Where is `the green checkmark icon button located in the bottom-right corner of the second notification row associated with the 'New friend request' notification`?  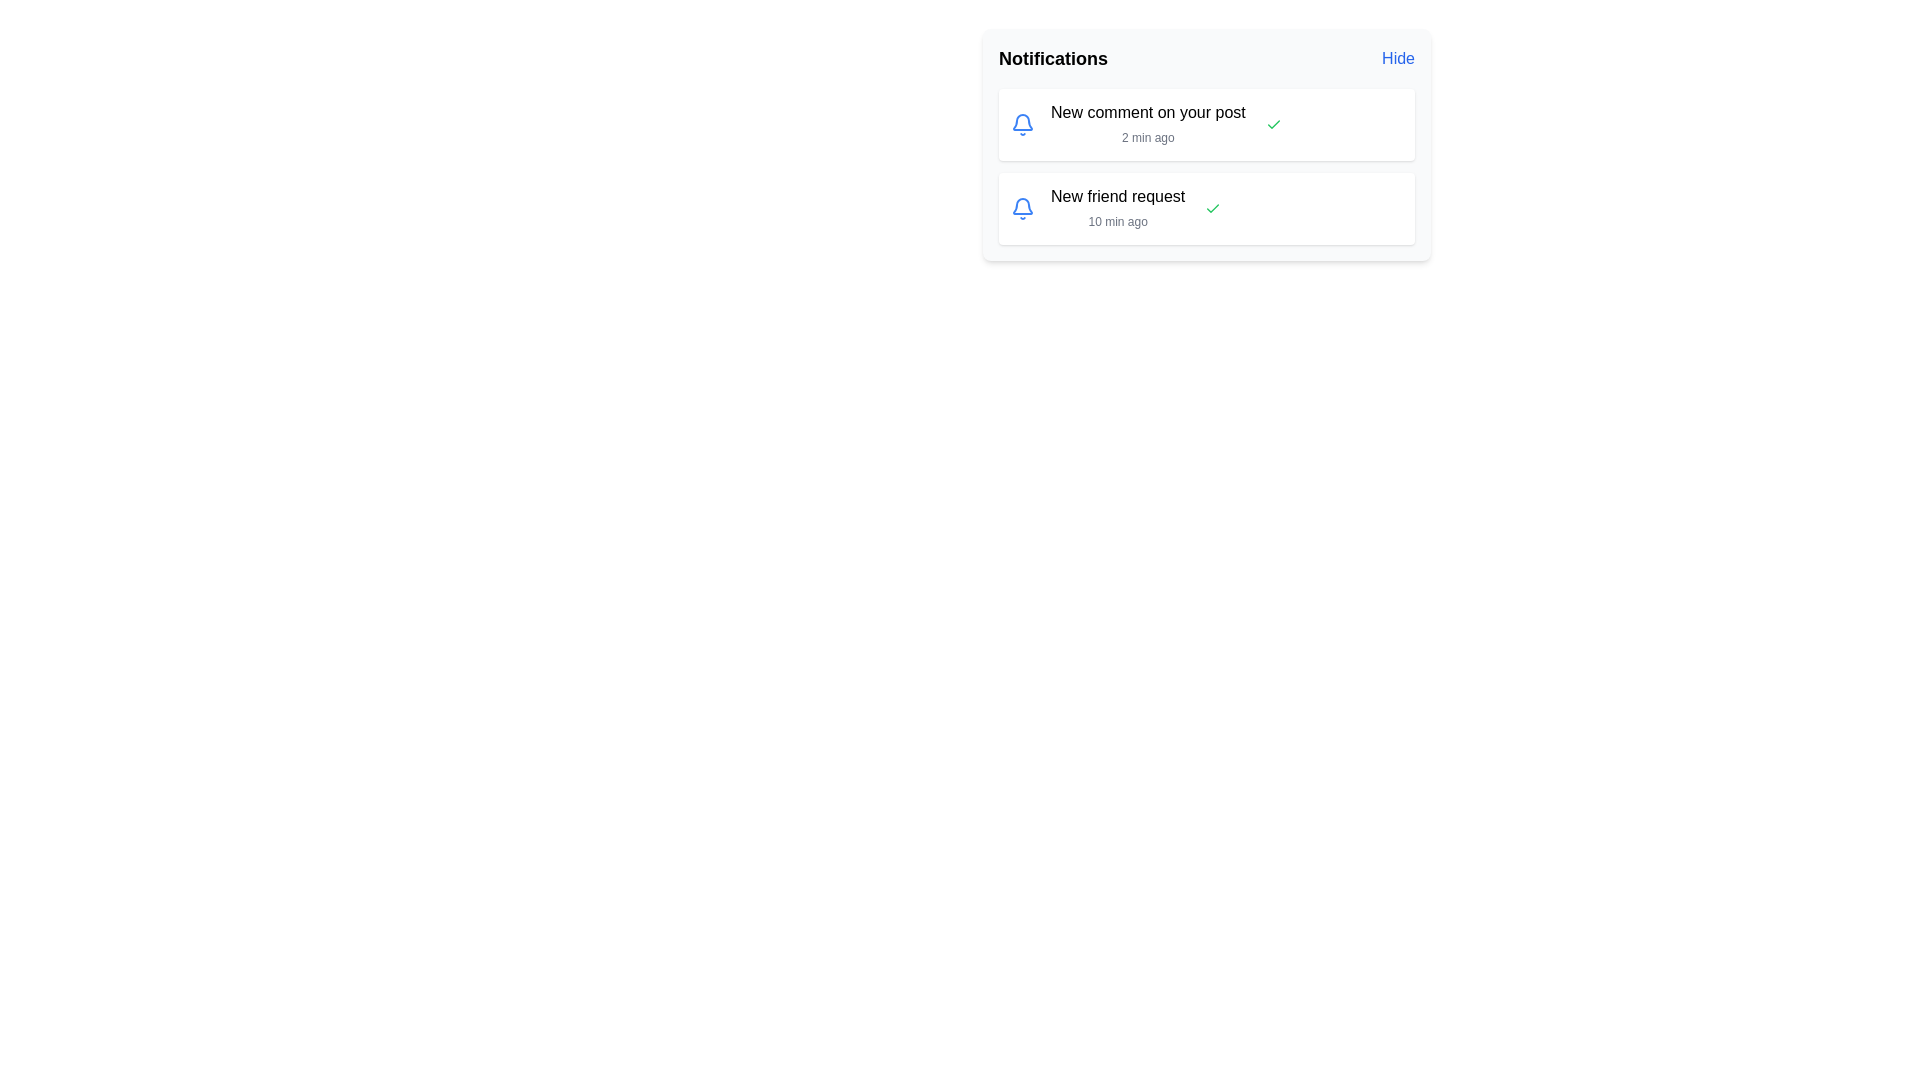 the green checkmark icon button located in the bottom-right corner of the second notification row associated with the 'New friend request' notification is located at coordinates (1212, 208).